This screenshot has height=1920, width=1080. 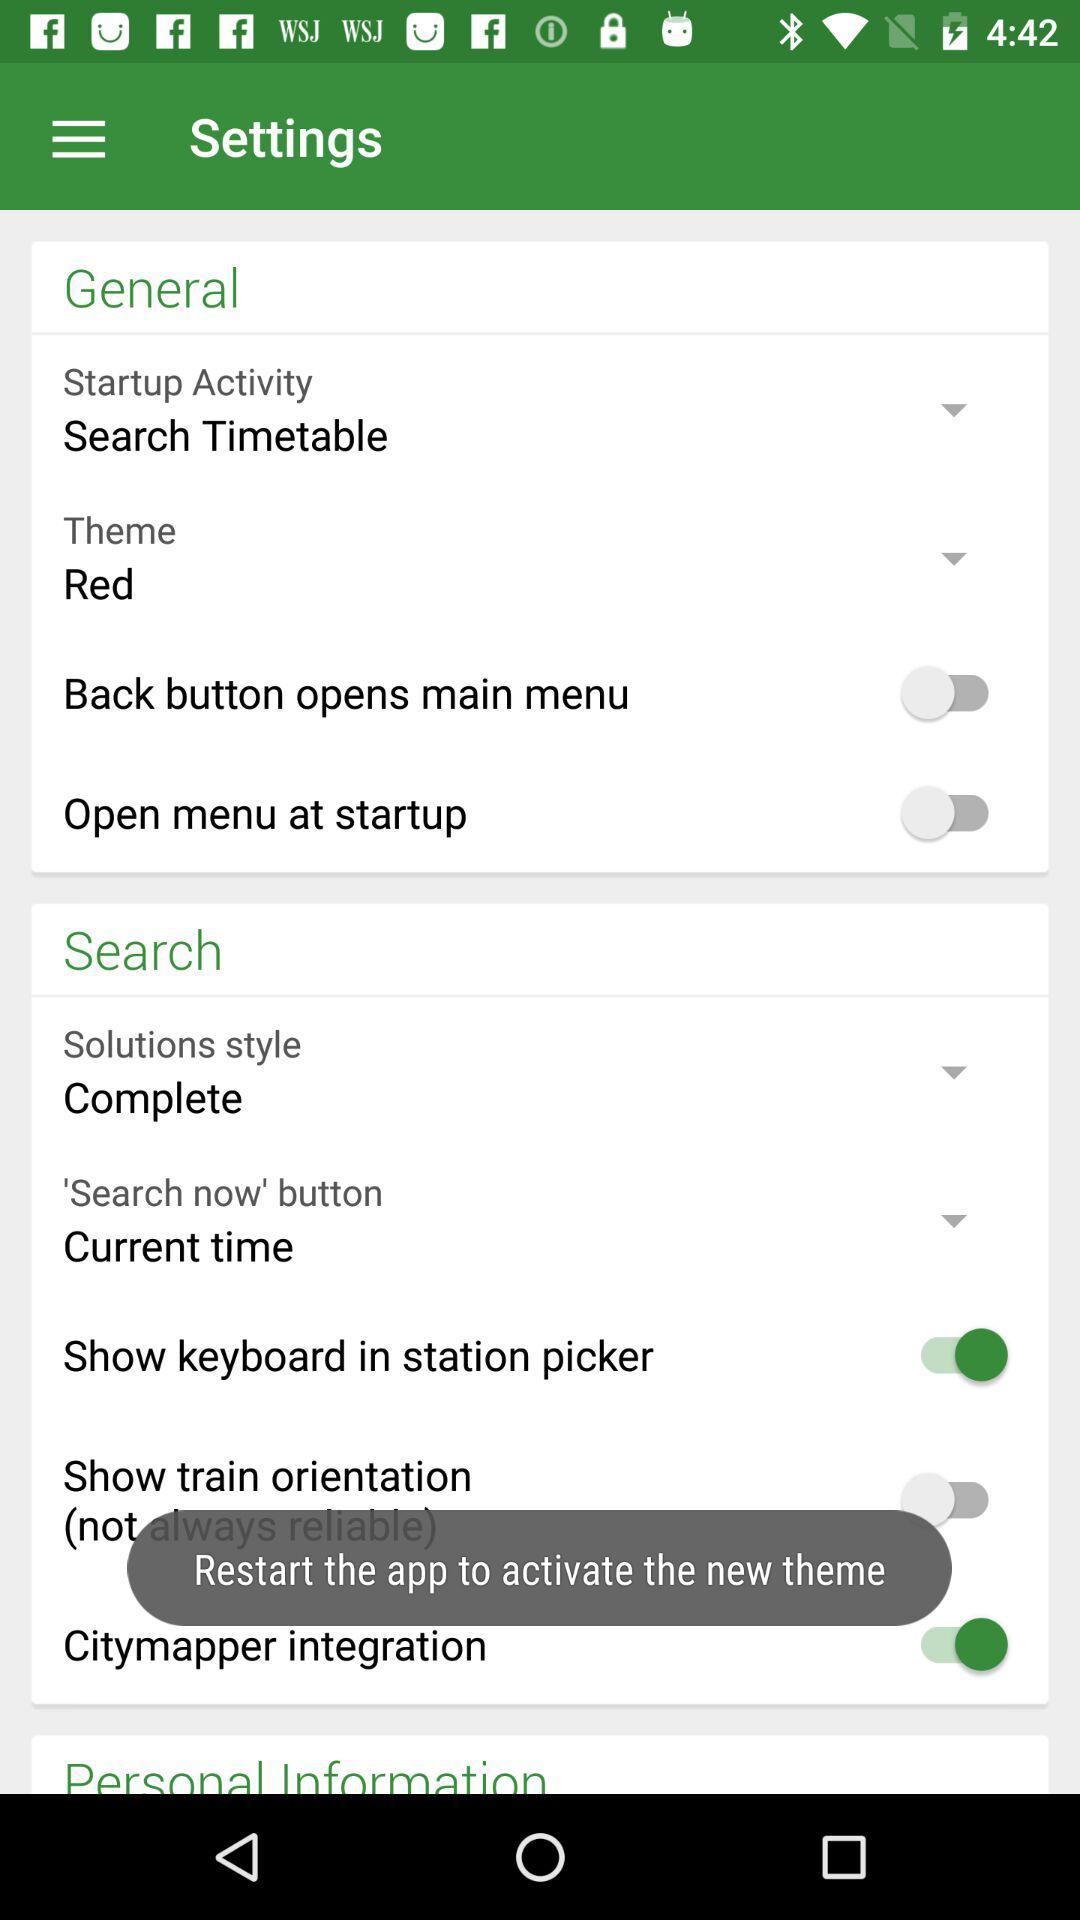 I want to click on the first drop down from general, so click(x=540, y=408).